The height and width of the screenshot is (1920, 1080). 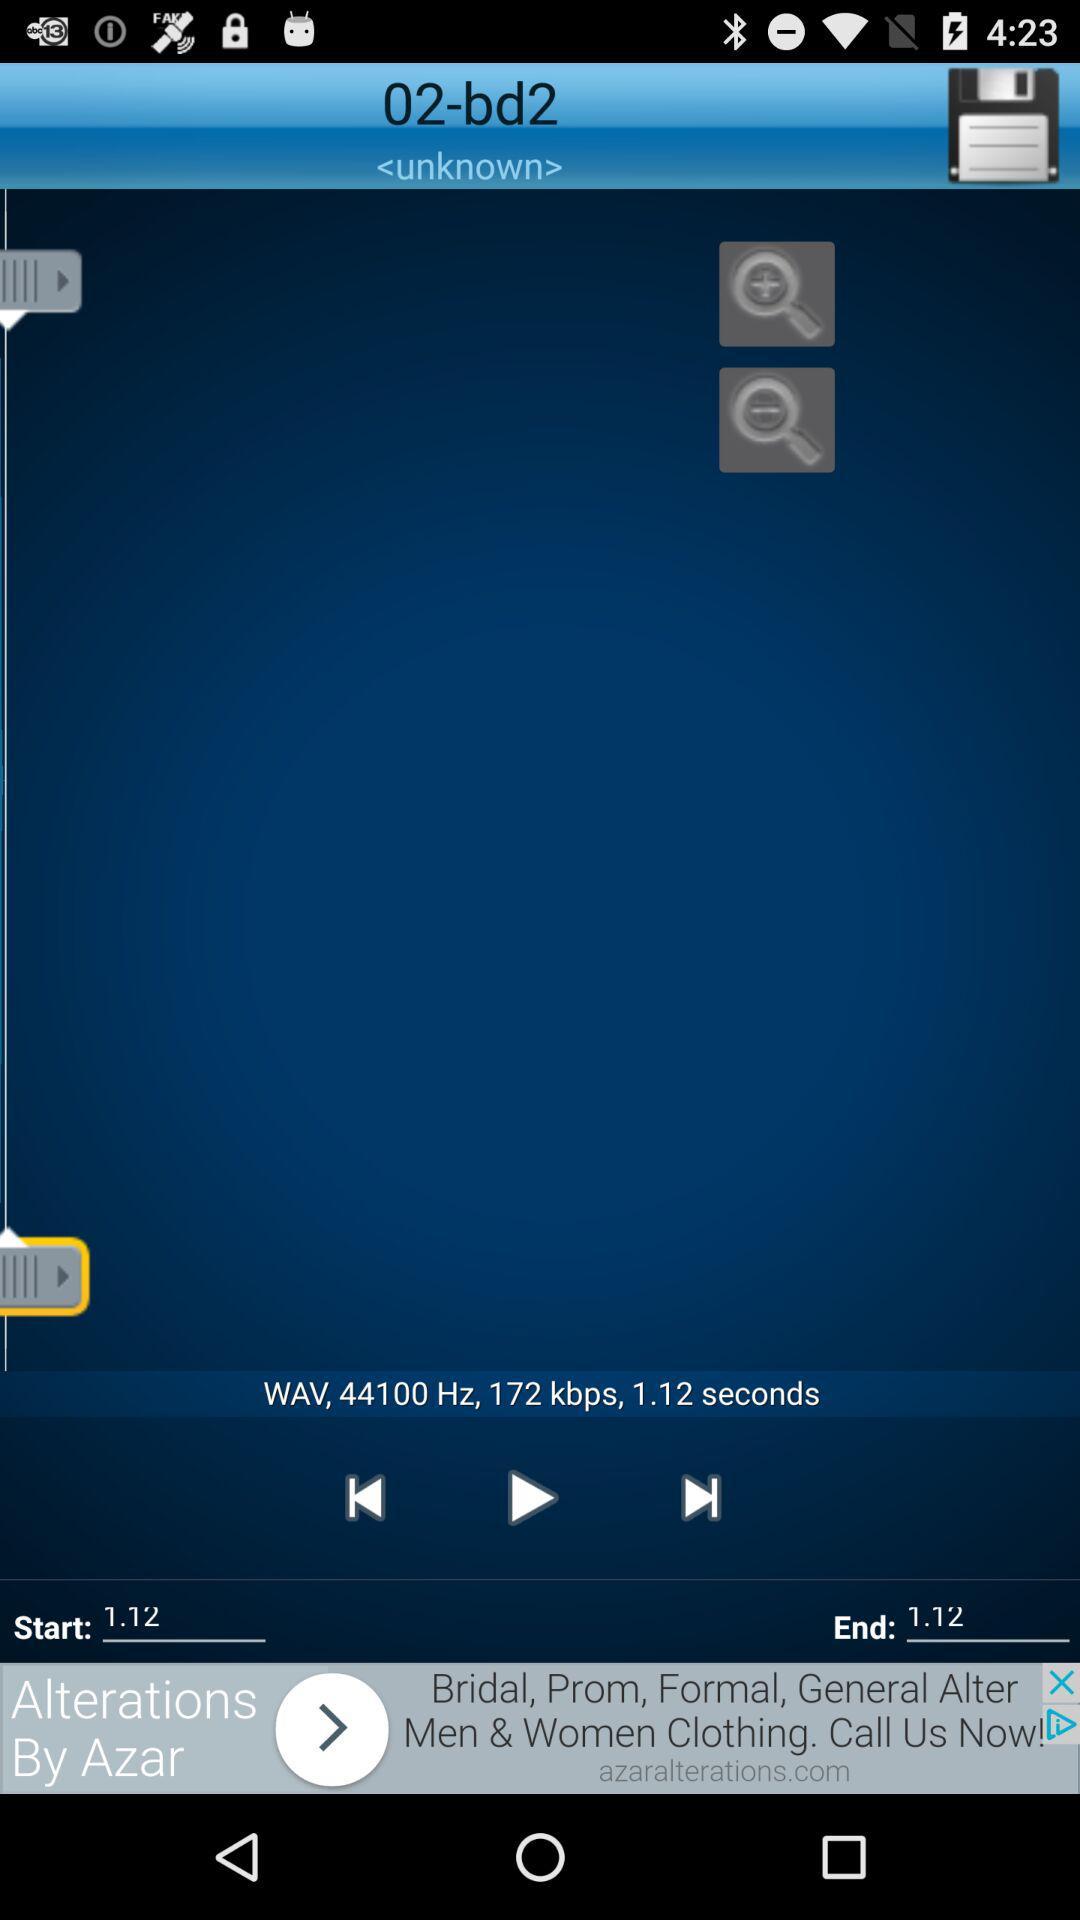 I want to click on the skip_next icon, so click(x=700, y=1603).